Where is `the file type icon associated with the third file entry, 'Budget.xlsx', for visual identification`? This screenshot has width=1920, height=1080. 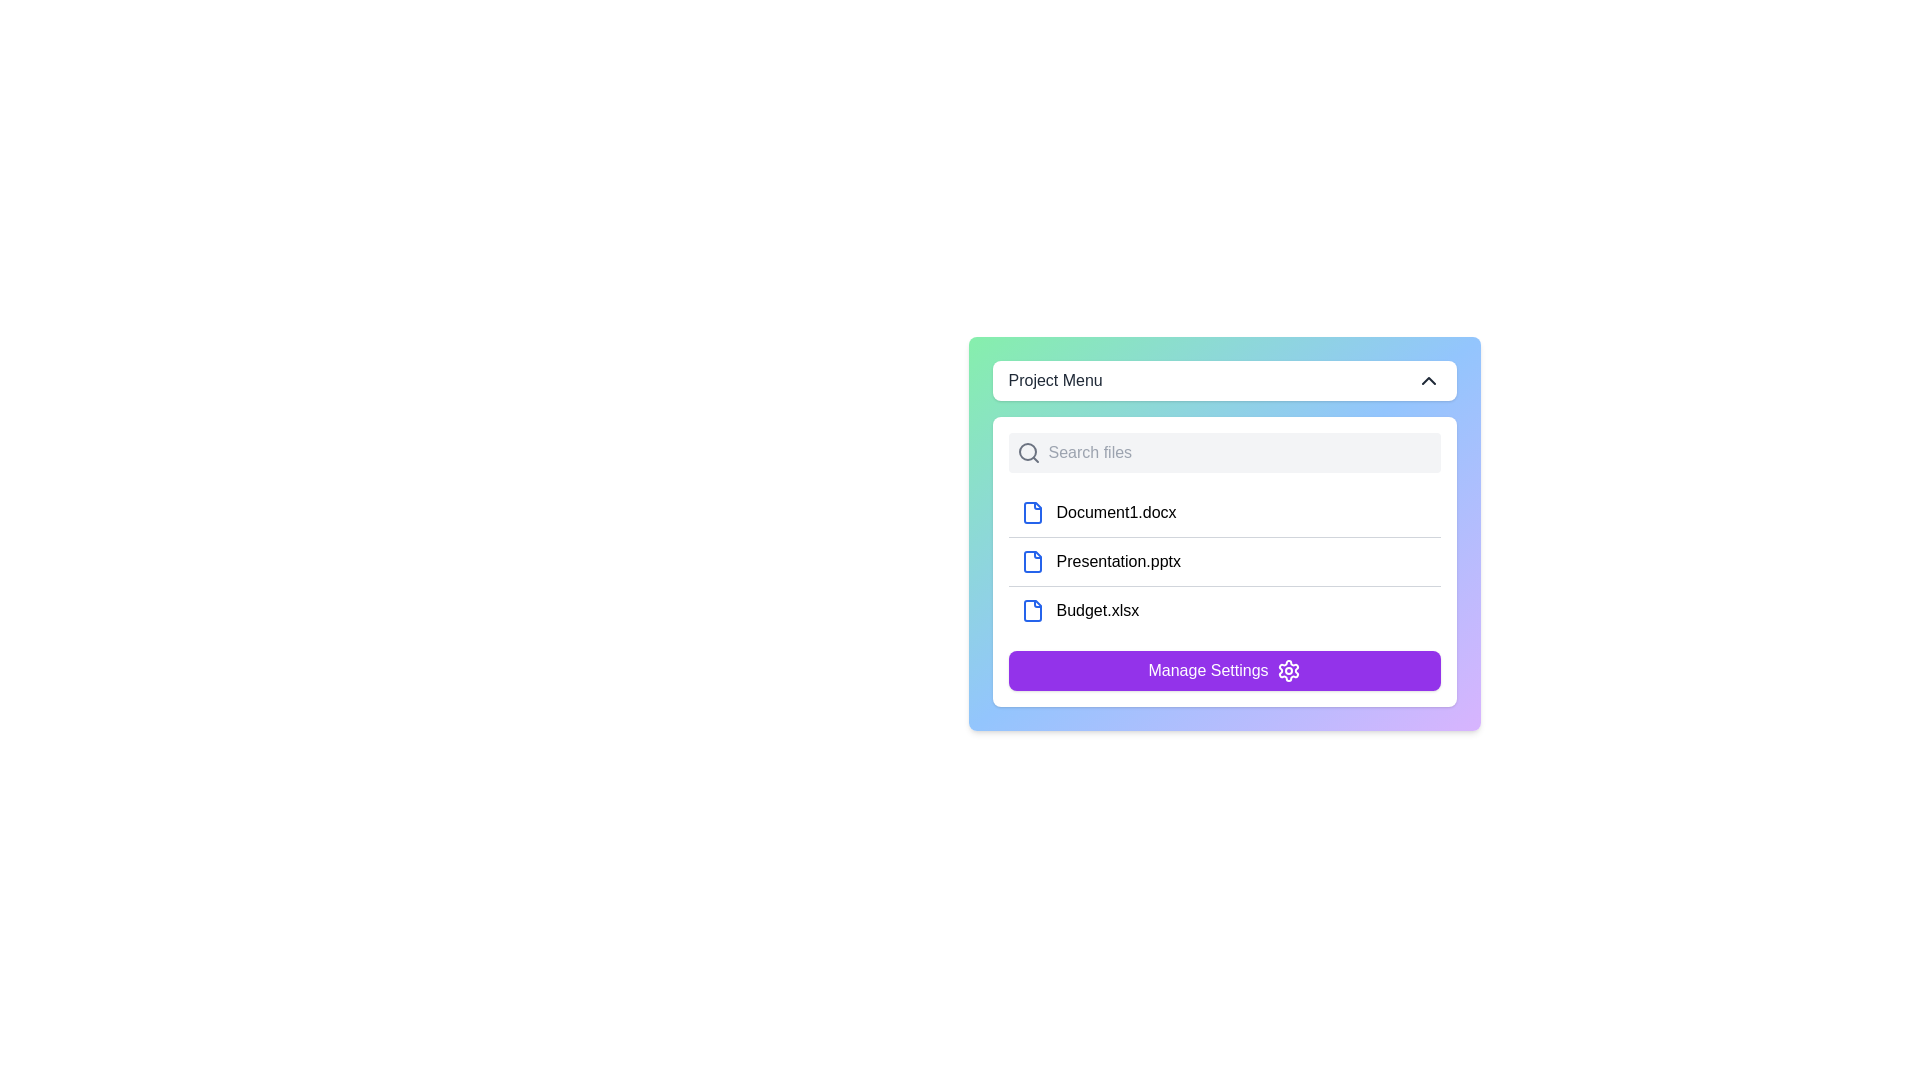 the file type icon associated with the third file entry, 'Budget.xlsx', for visual identification is located at coordinates (1032, 609).